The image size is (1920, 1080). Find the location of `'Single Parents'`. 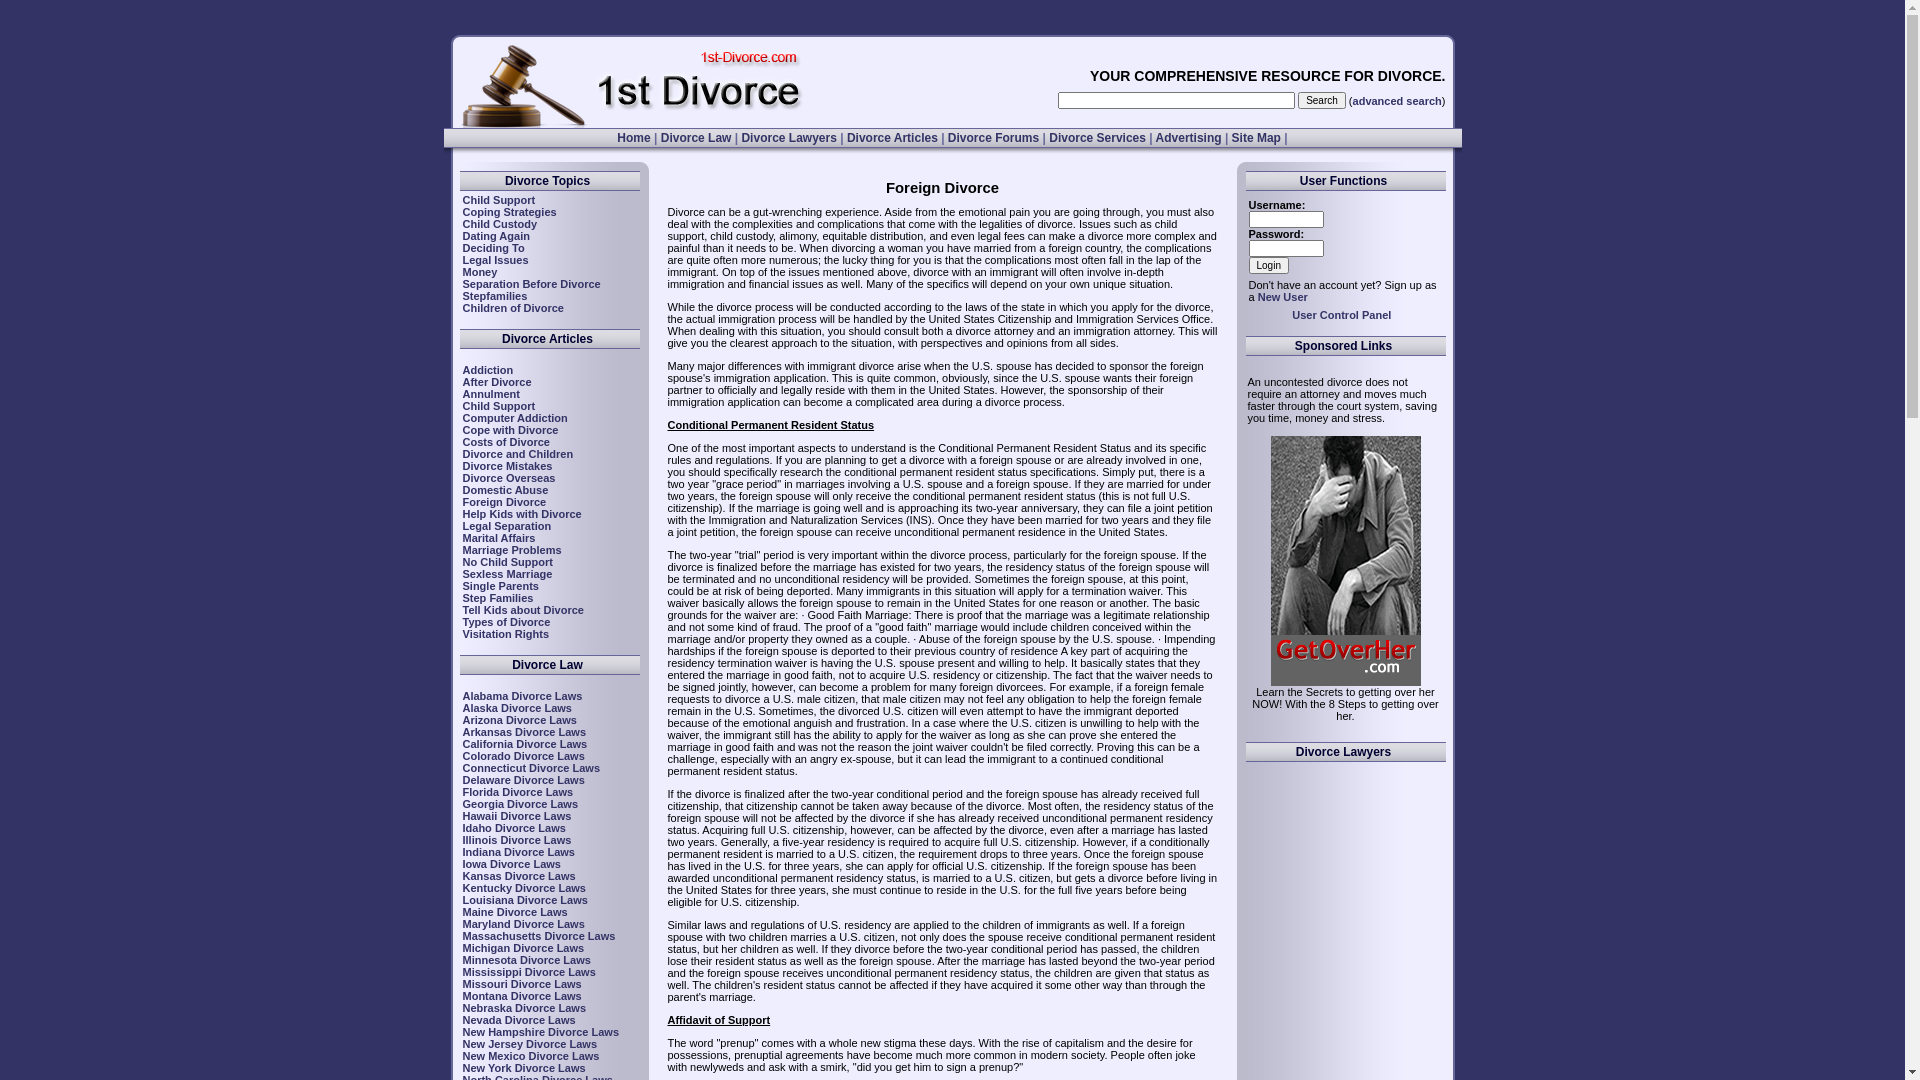

'Single Parents' is located at coordinates (499, 585).